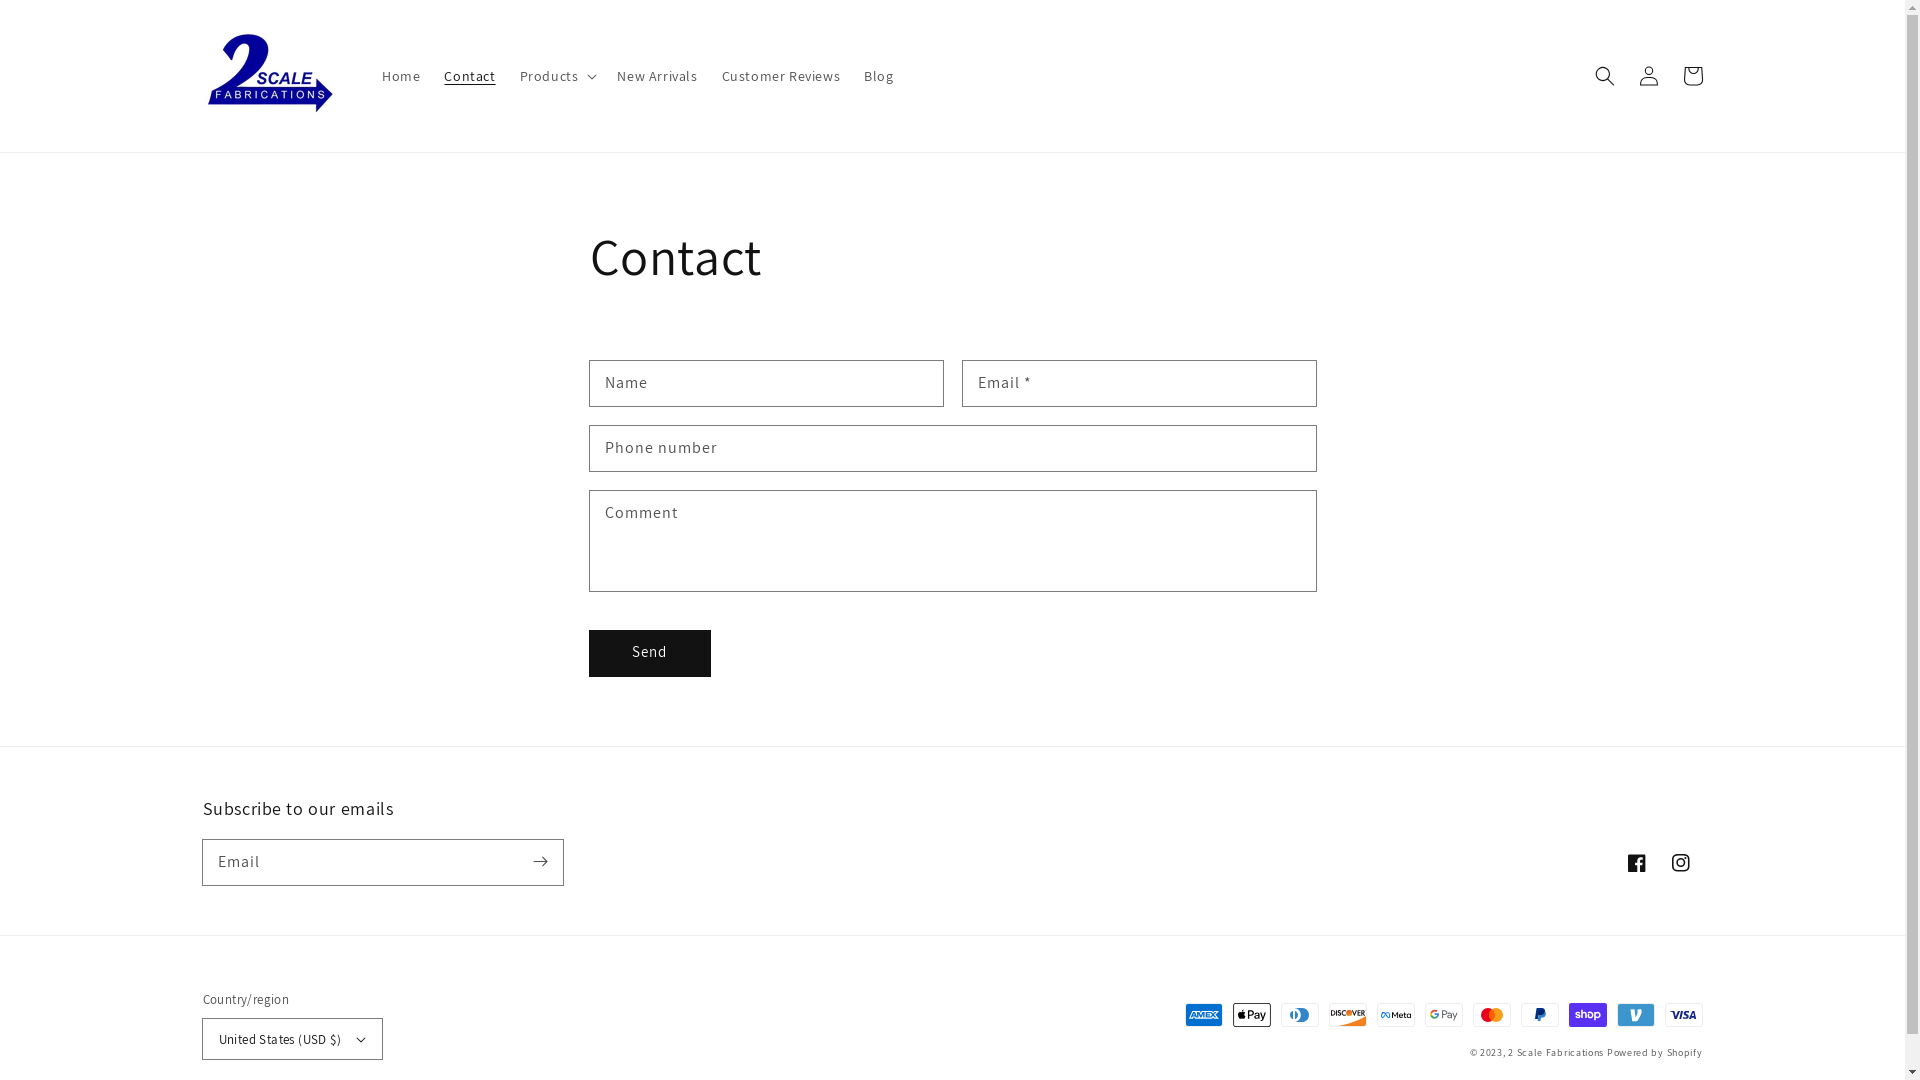 This screenshot has width=1920, height=1080. What do you see at coordinates (400, 75) in the screenshot?
I see `'Home'` at bounding box center [400, 75].